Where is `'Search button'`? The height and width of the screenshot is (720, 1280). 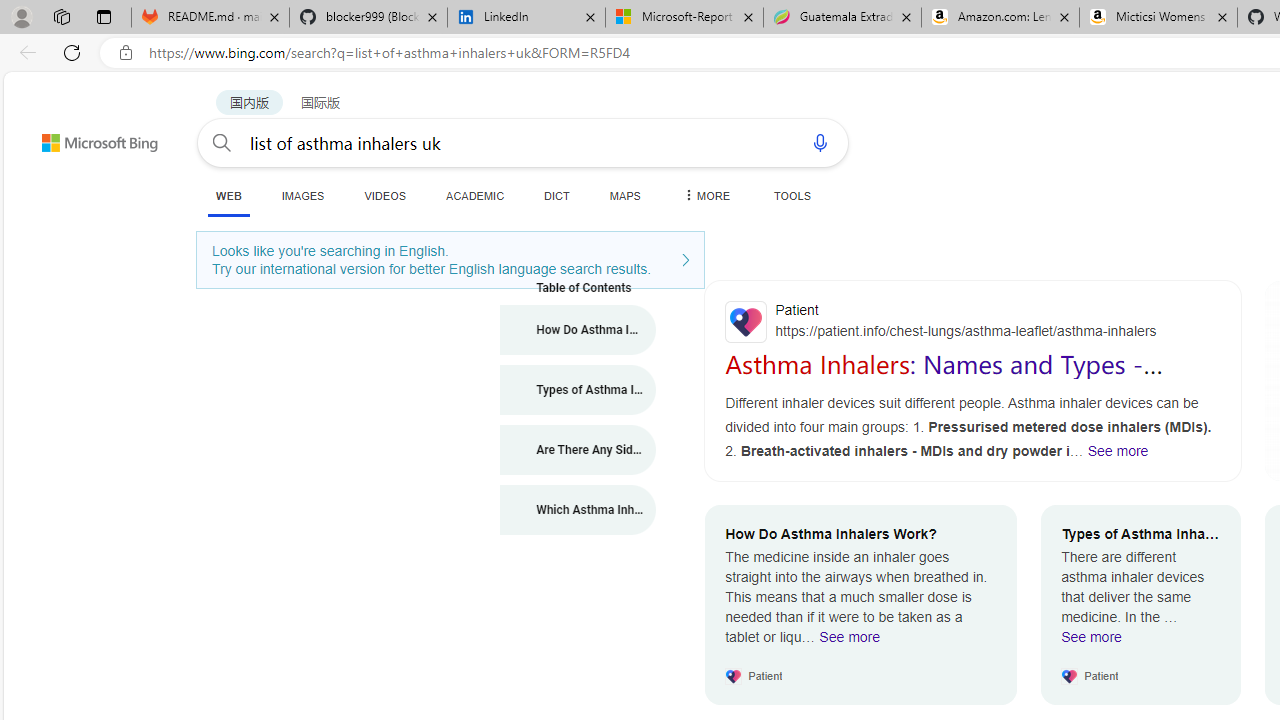 'Search button' is located at coordinates (222, 141).